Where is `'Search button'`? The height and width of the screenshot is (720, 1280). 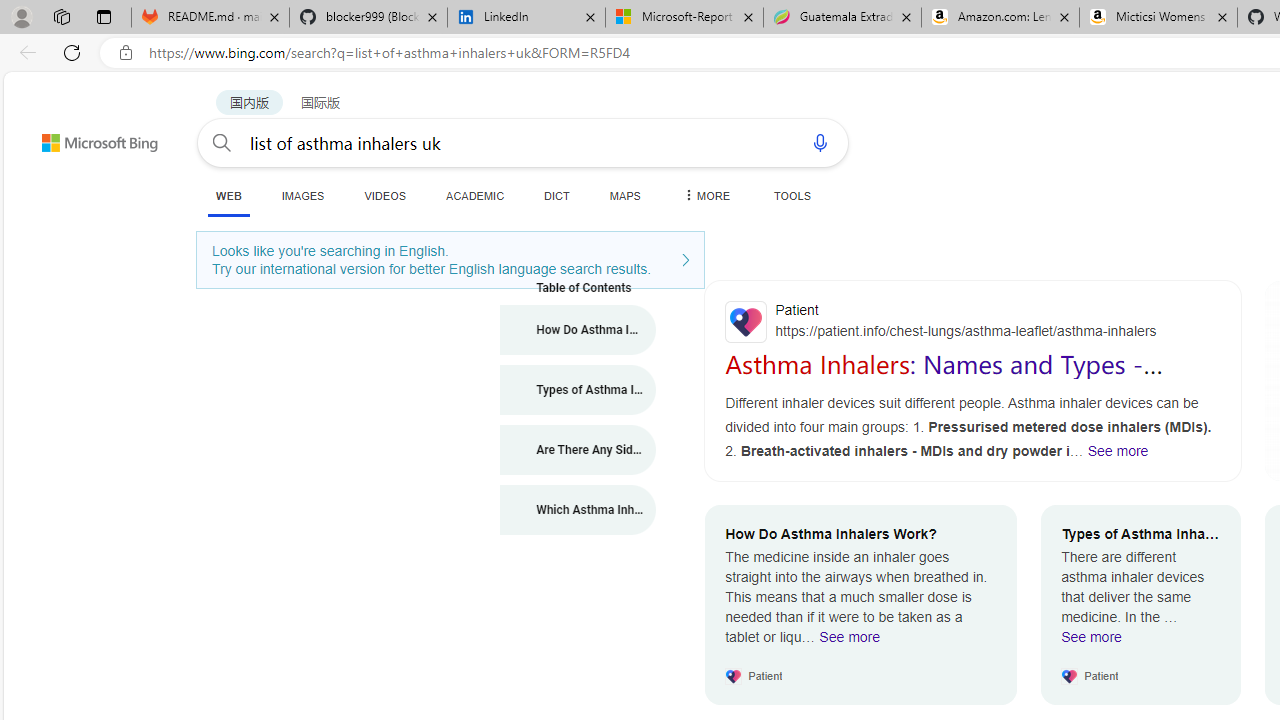 'Search button' is located at coordinates (222, 141).